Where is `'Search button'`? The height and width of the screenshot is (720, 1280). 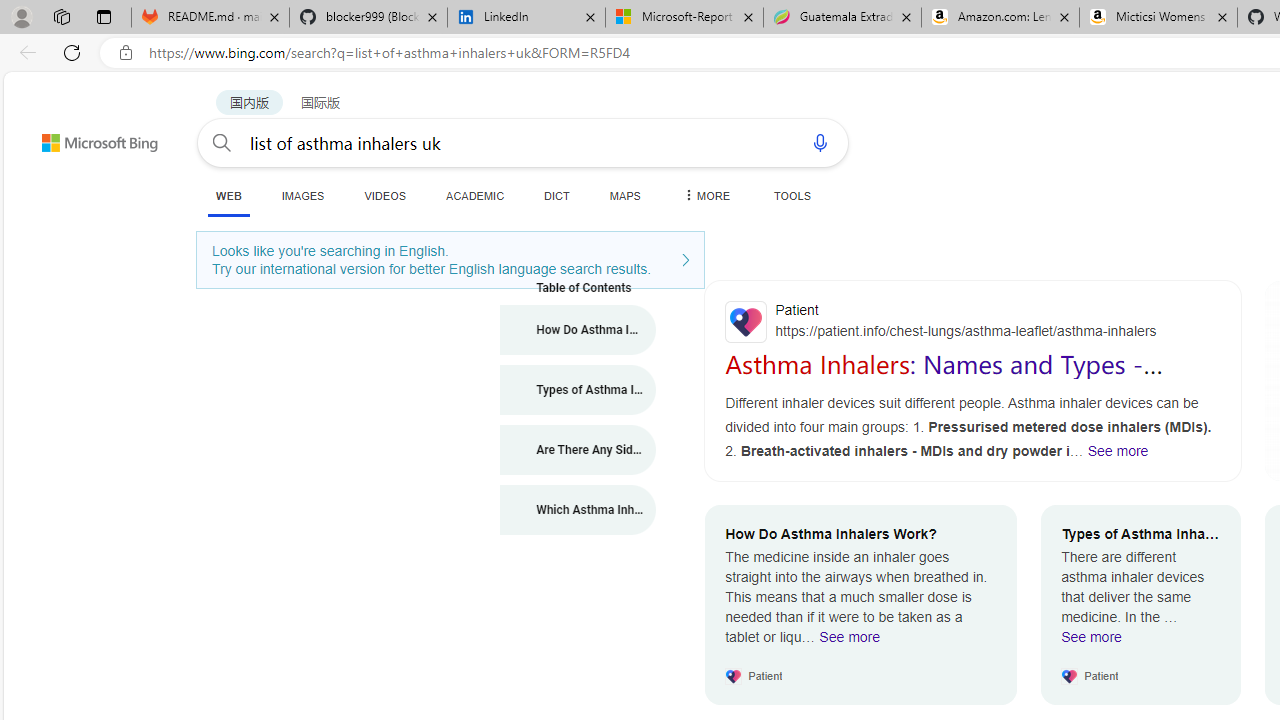 'Search button' is located at coordinates (222, 141).